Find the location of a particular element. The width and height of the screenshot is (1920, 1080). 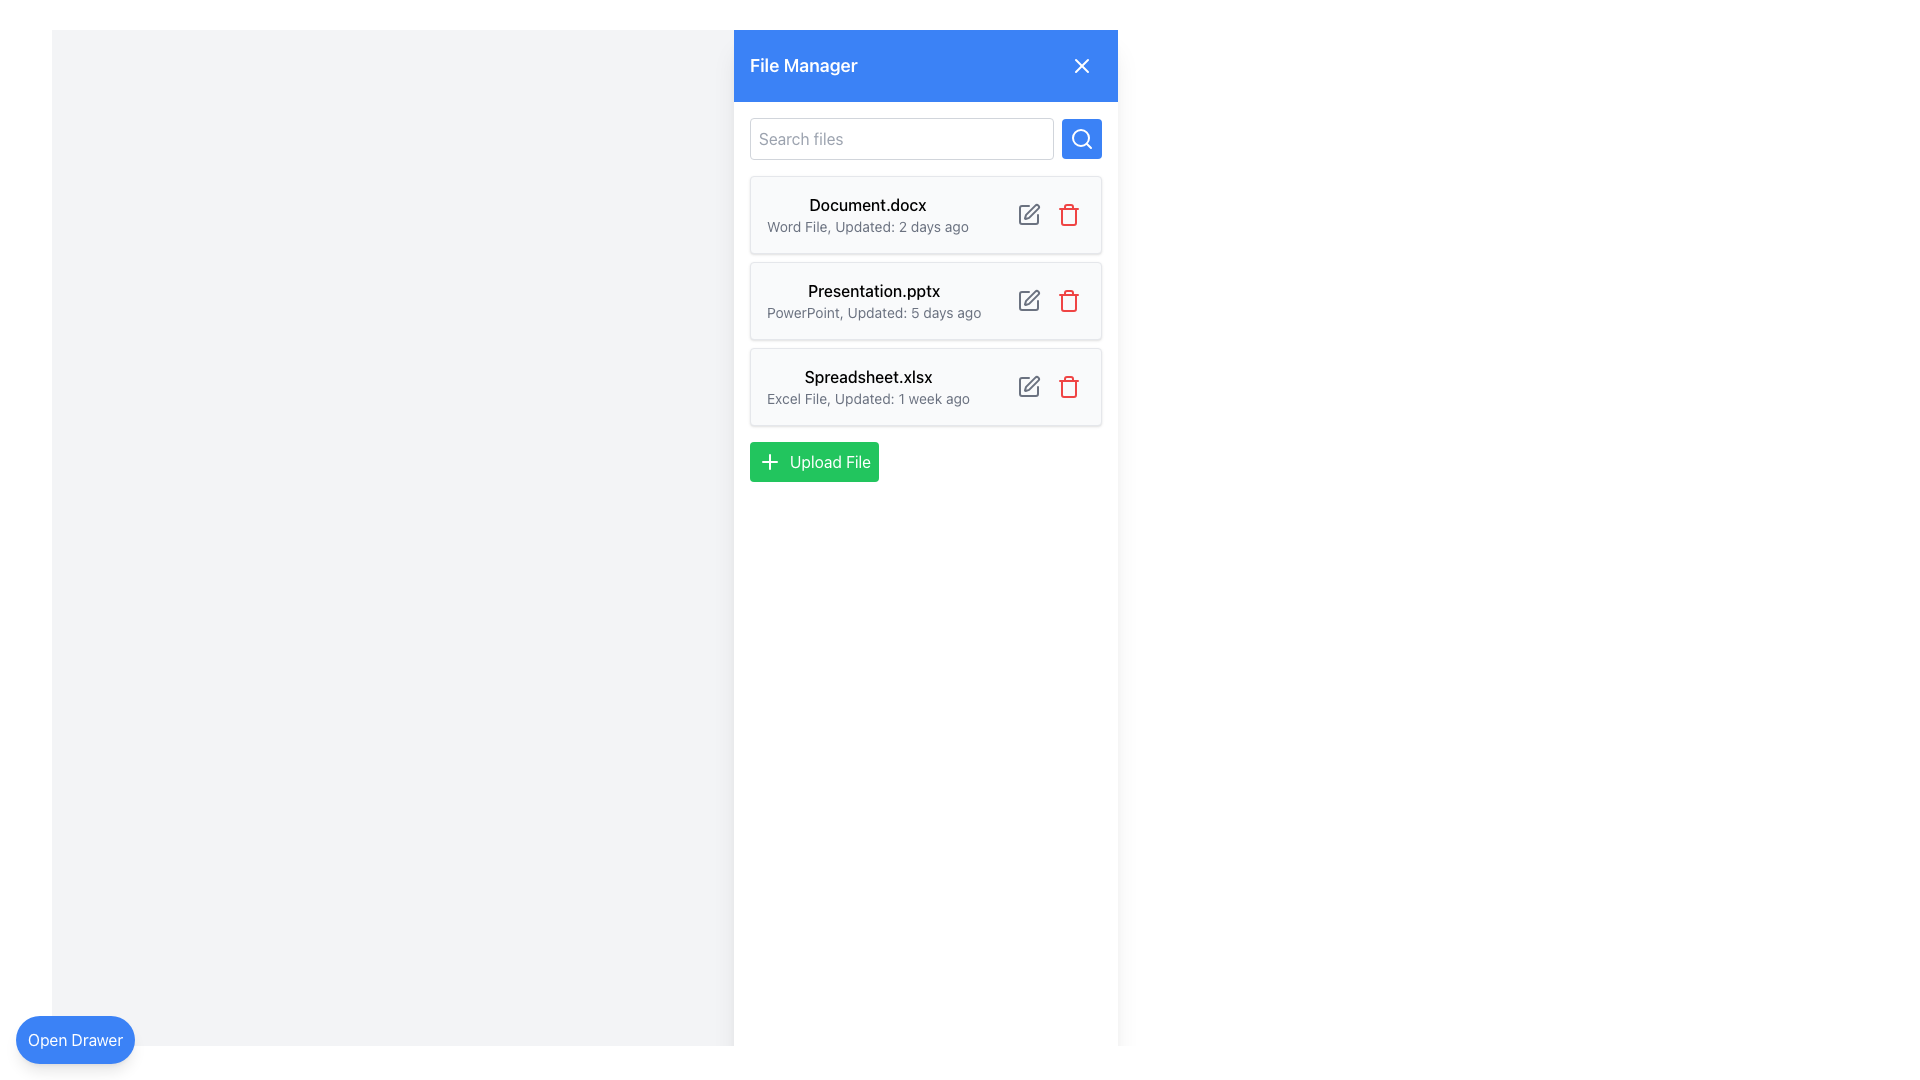

the edit icon located to the right of the 'Presentation.pptx' label in the file manager interface to initiate the editing action for the file is located at coordinates (1028, 300).